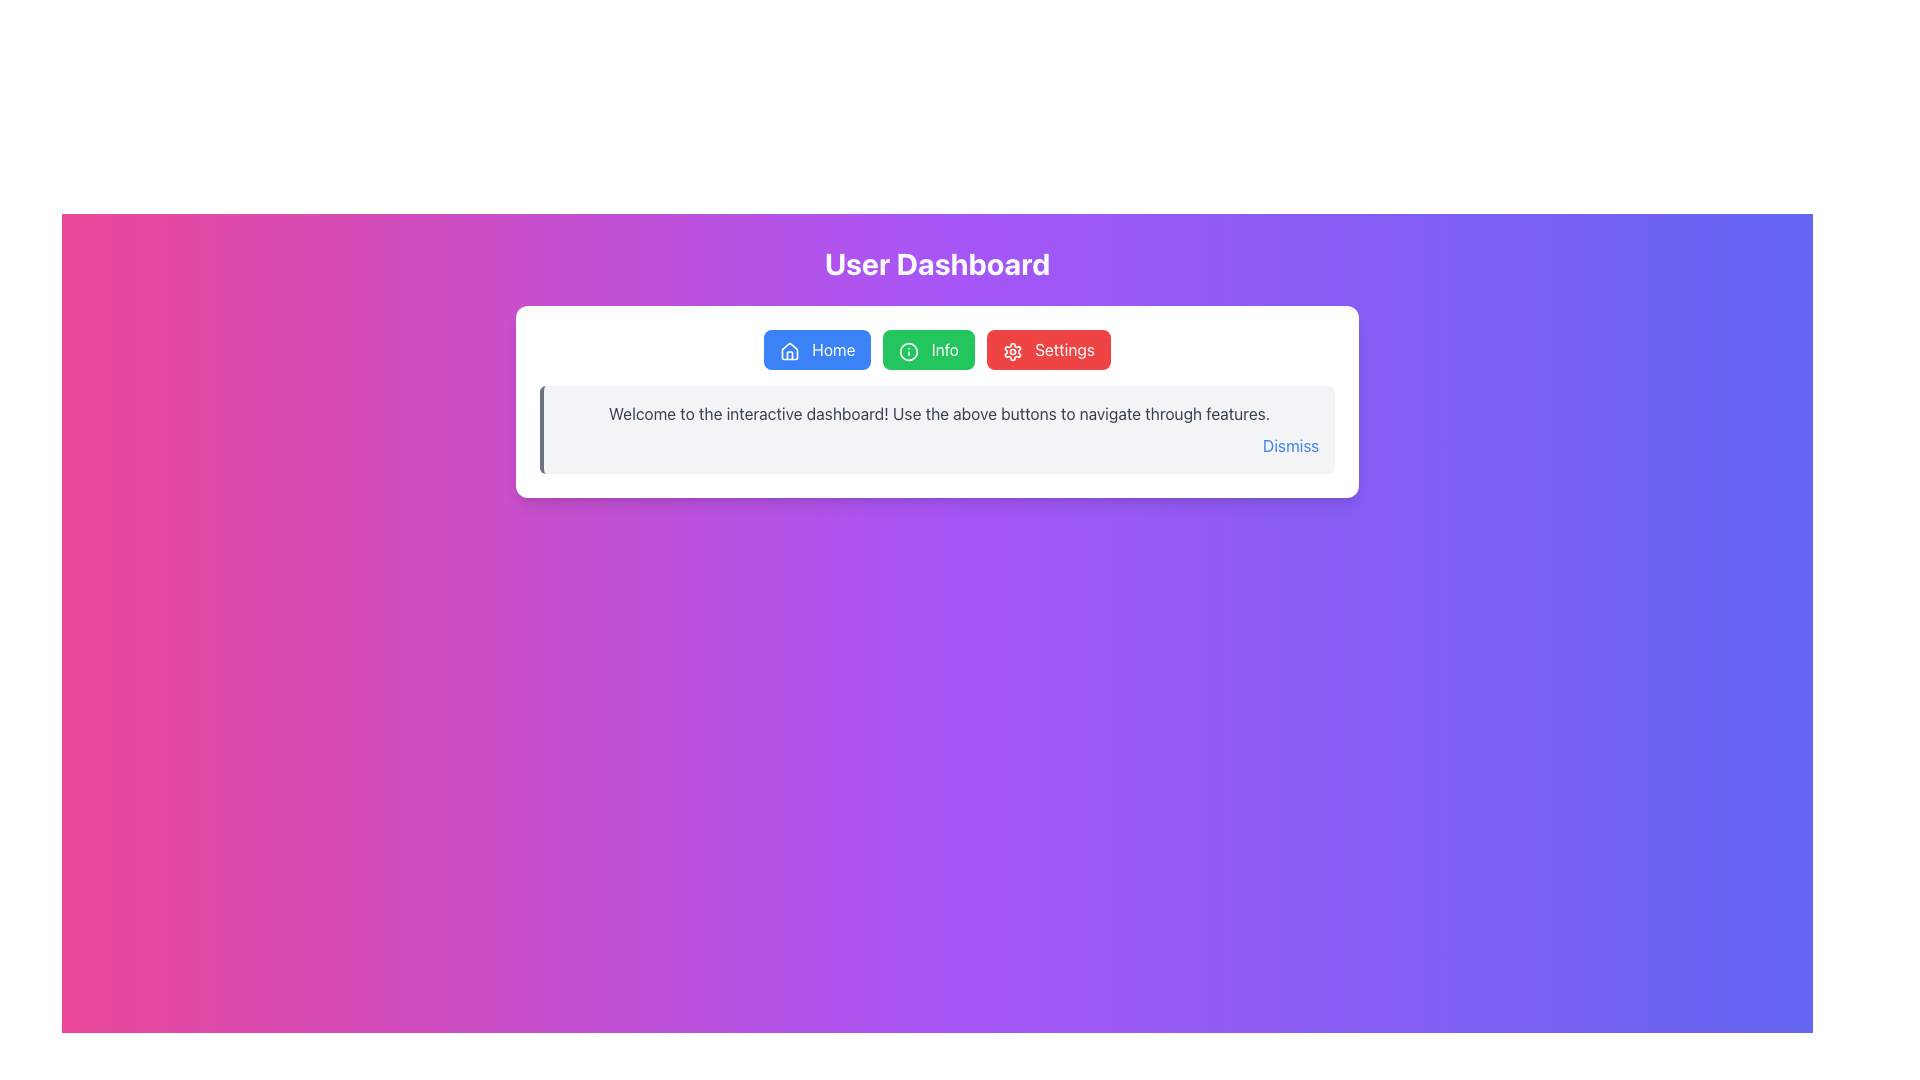 This screenshot has height=1080, width=1920. What do you see at coordinates (928, 349) in the screenshot?
I see `the green 'Info' button with rounded corners for keyboard interaction` at bounding box center [928, 349].